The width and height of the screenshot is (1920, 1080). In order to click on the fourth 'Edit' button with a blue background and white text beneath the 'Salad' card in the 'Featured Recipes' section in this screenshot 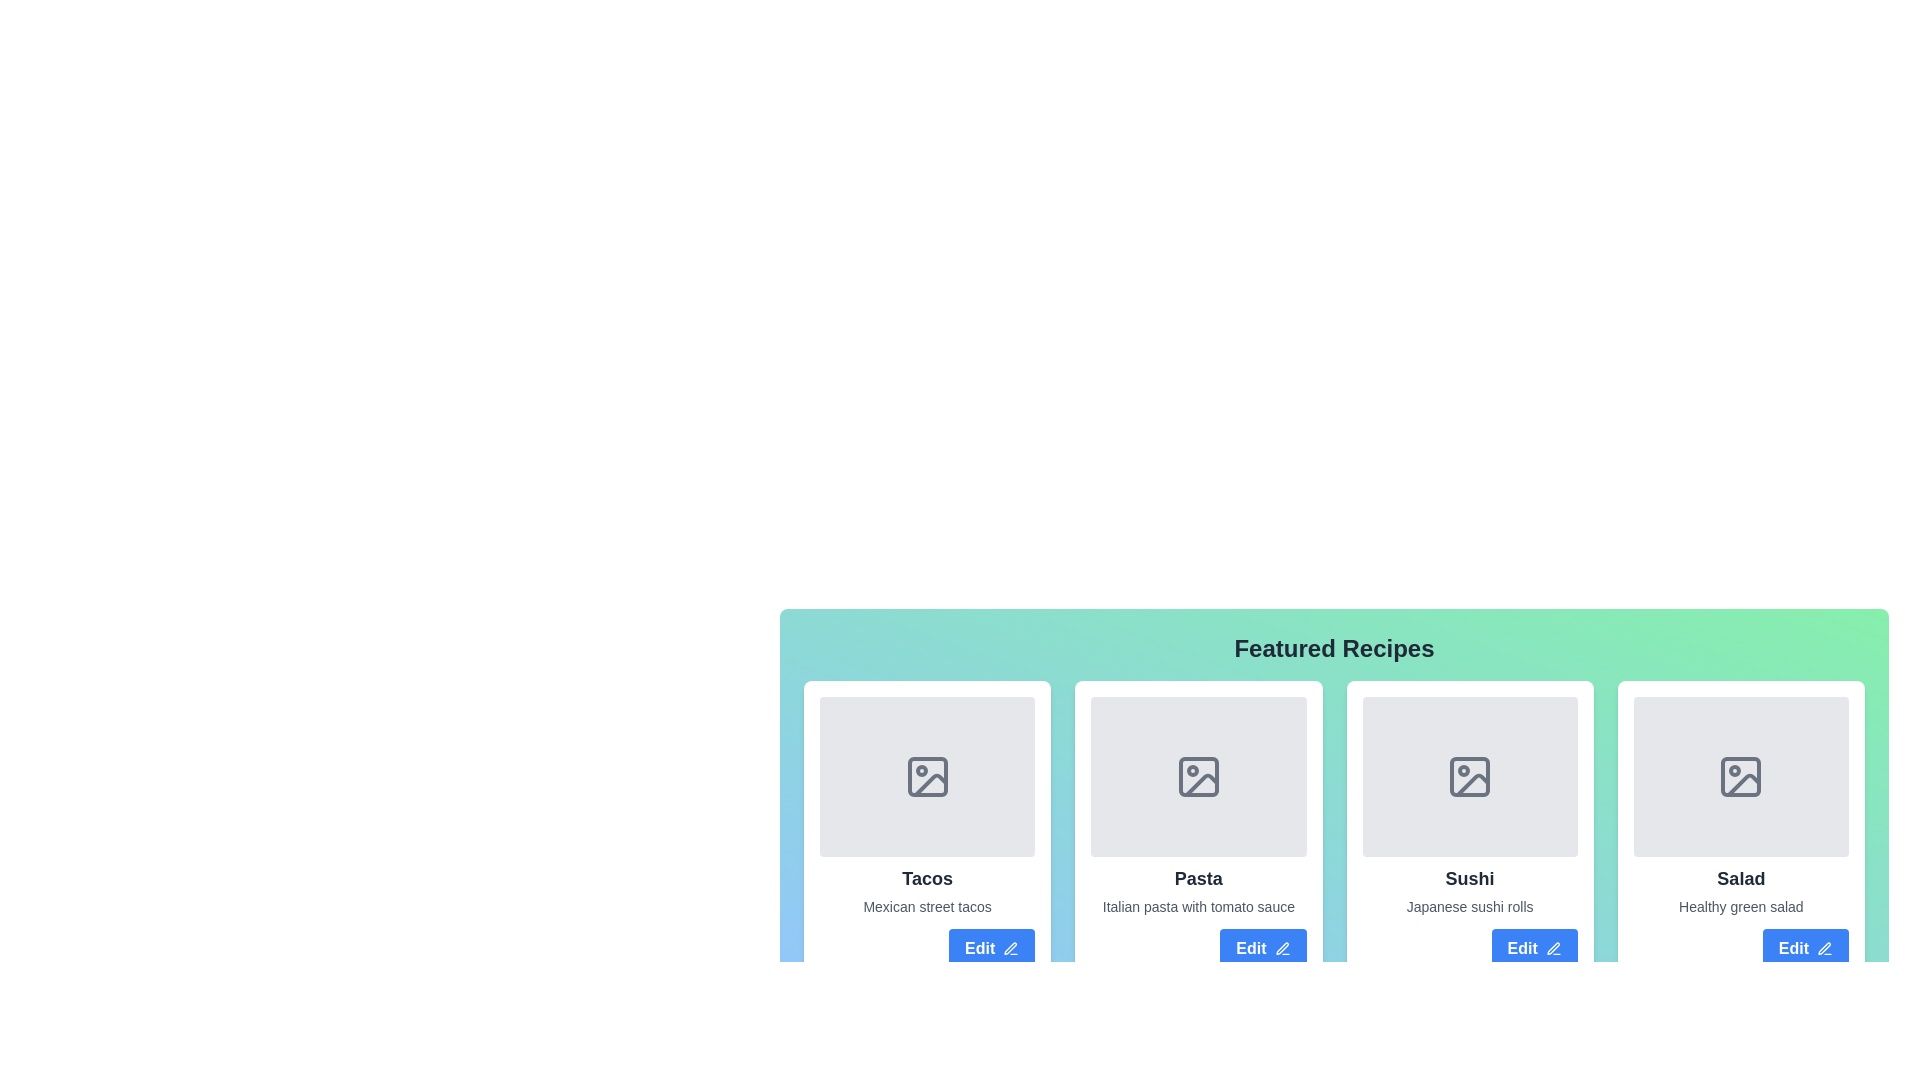, I will do `click(1805, 947)`.